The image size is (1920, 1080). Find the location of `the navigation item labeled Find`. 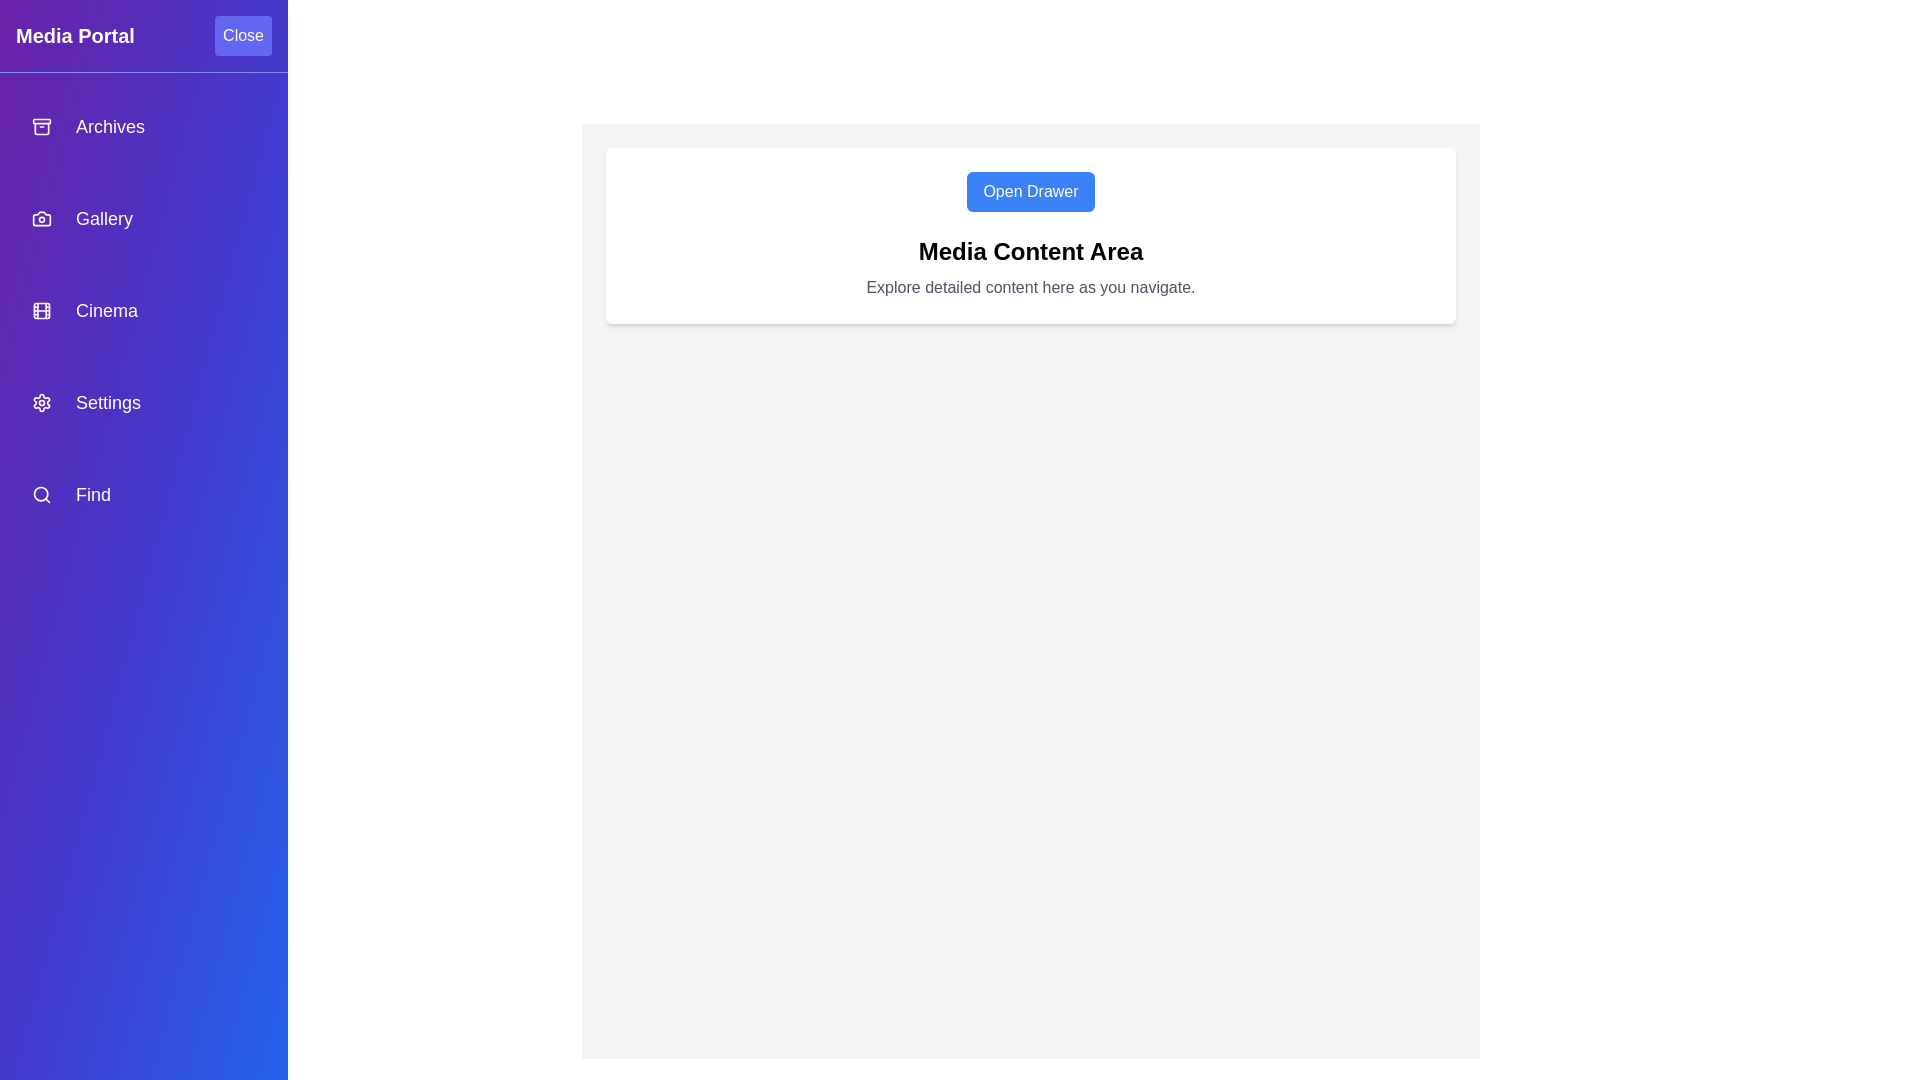

the navigation item labeled Find is located at coordinates (143, 494).